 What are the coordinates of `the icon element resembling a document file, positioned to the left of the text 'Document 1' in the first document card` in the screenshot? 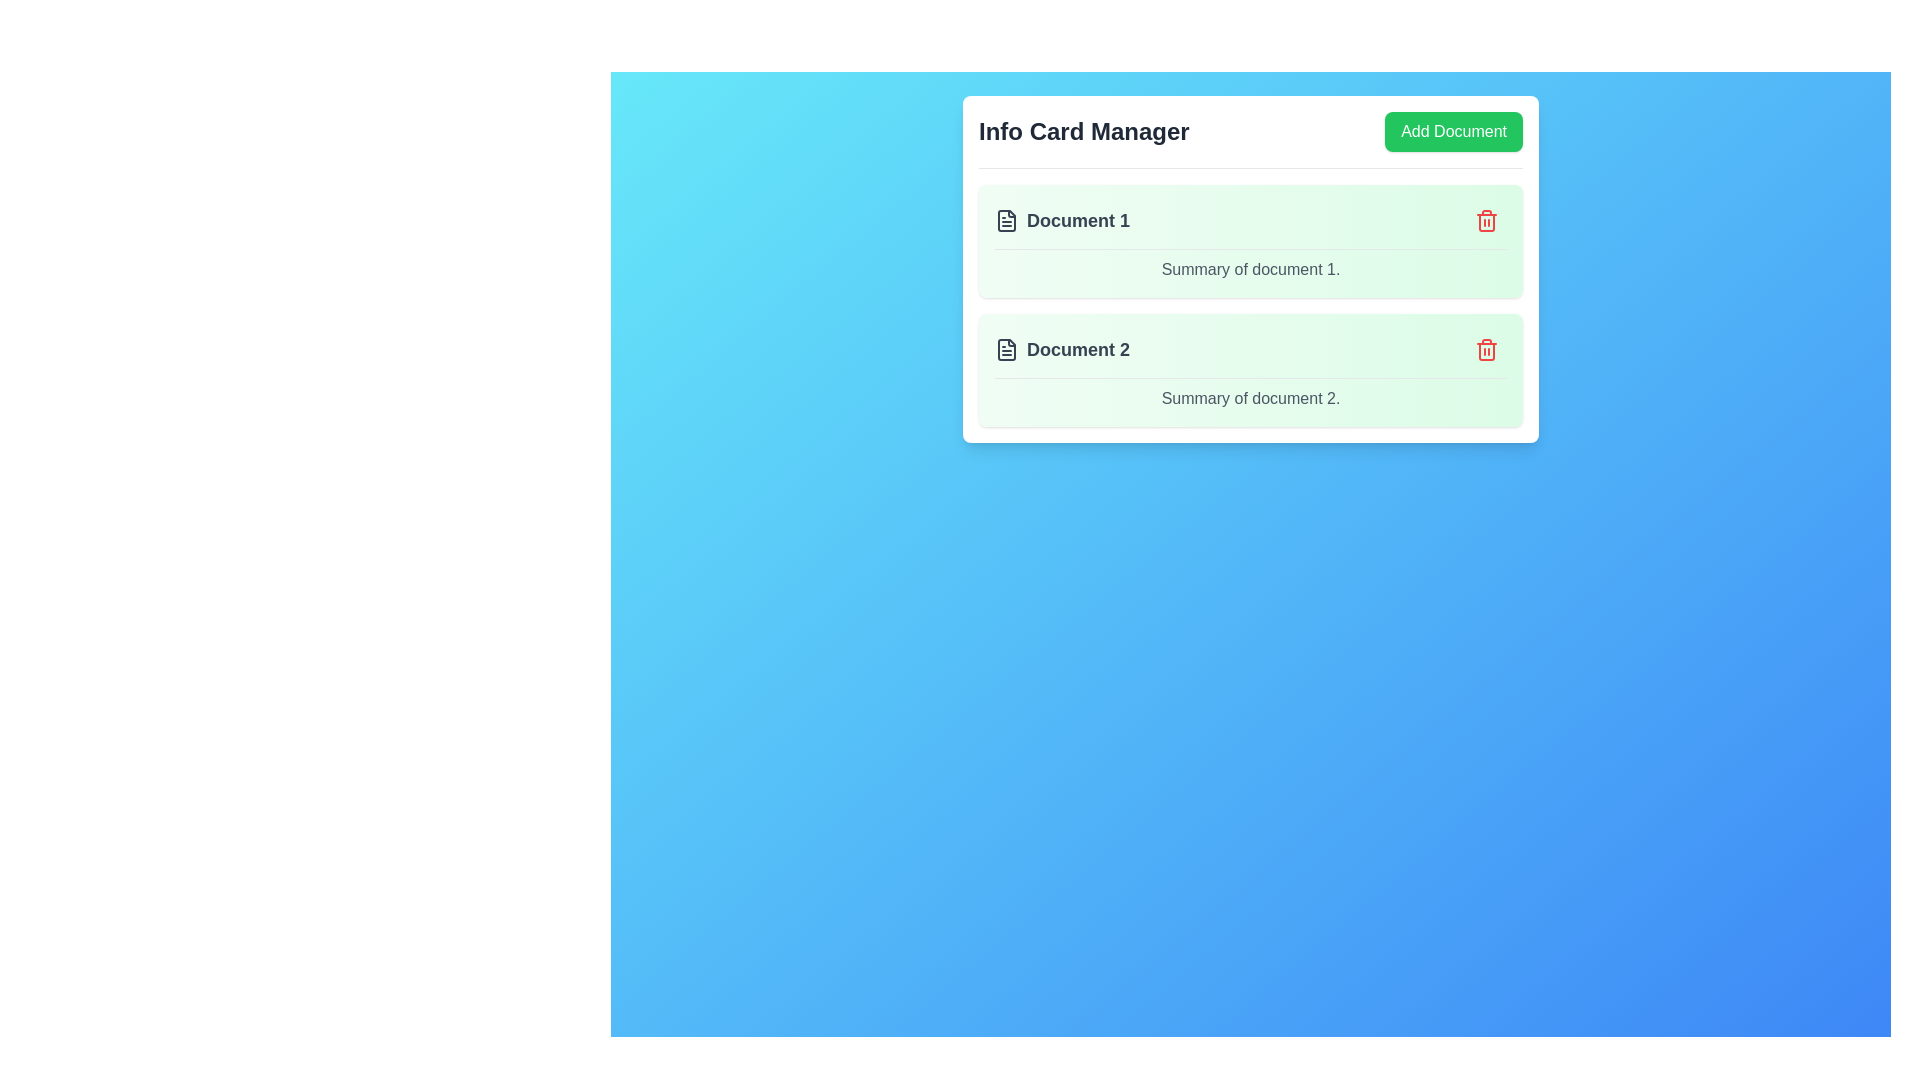 It's located at (1007, 220).